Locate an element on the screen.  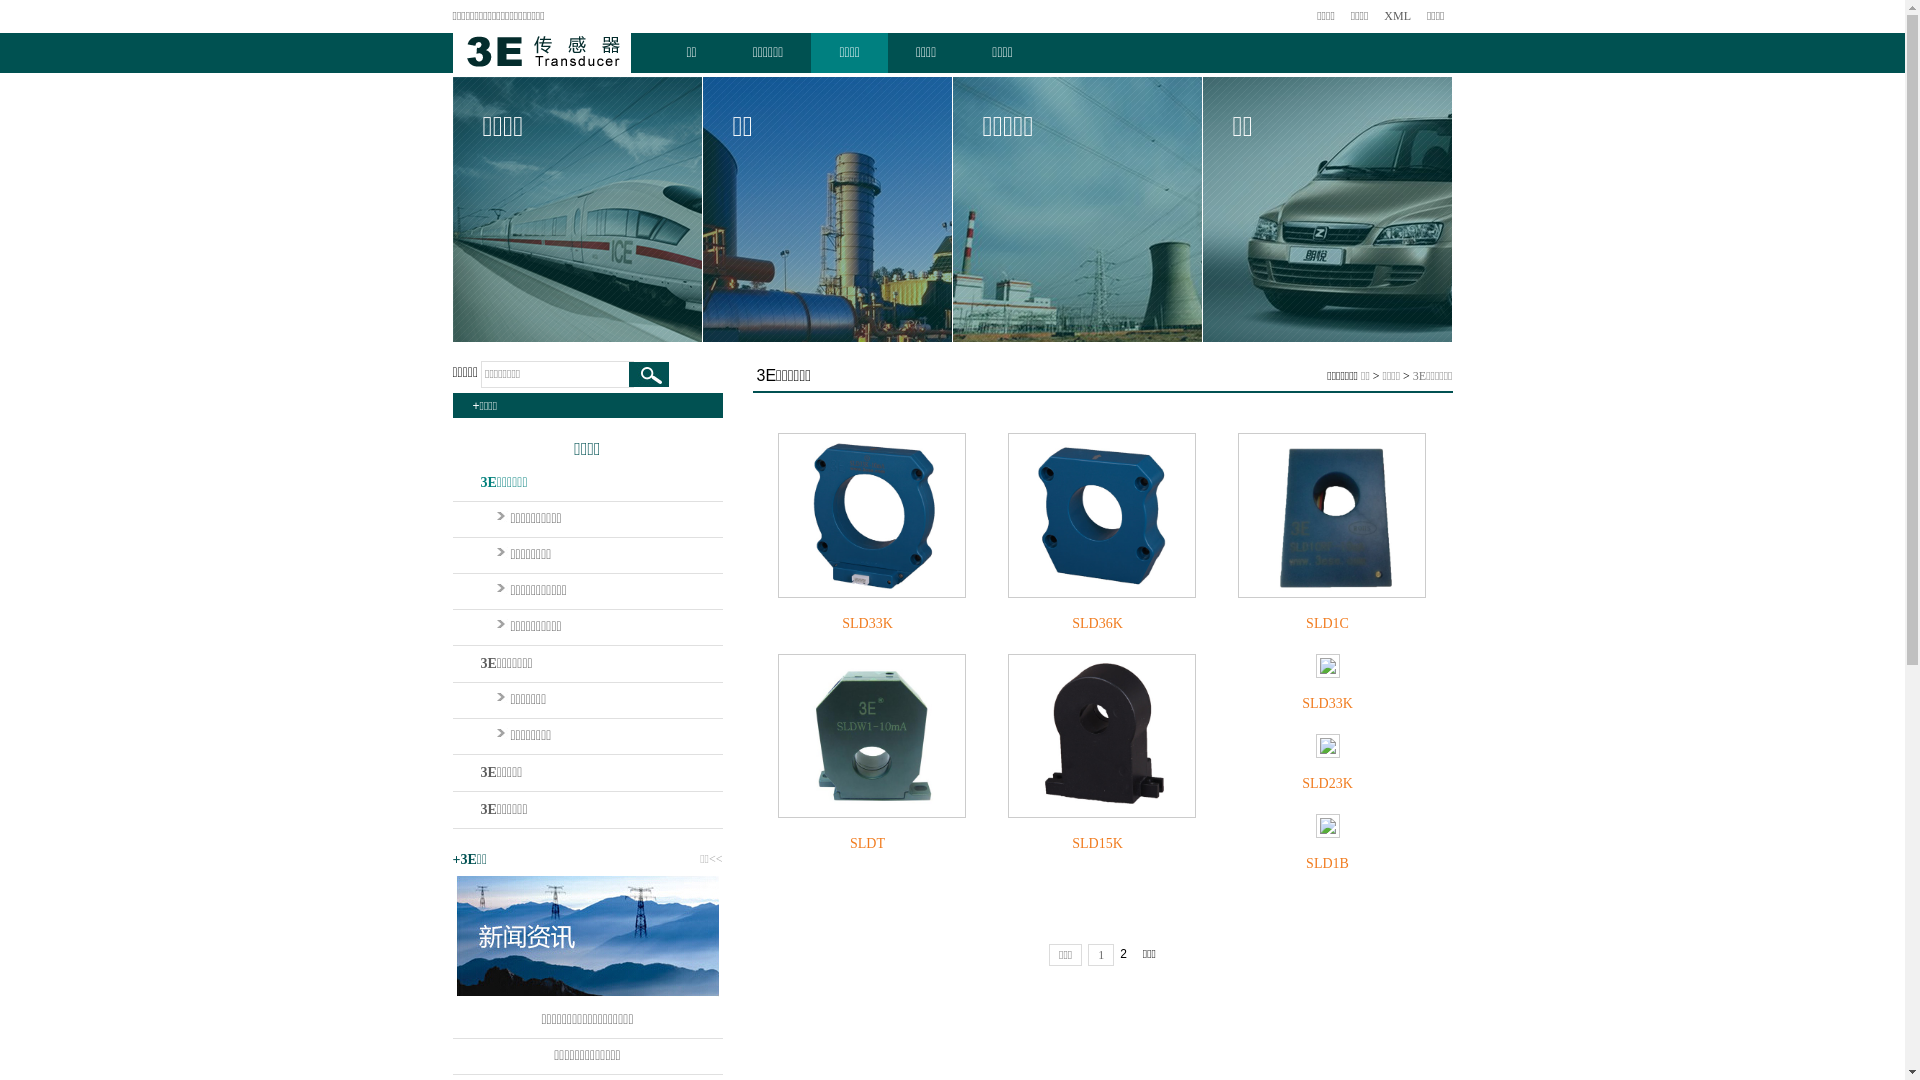
'XML' is located at coordinates (1396, 15).